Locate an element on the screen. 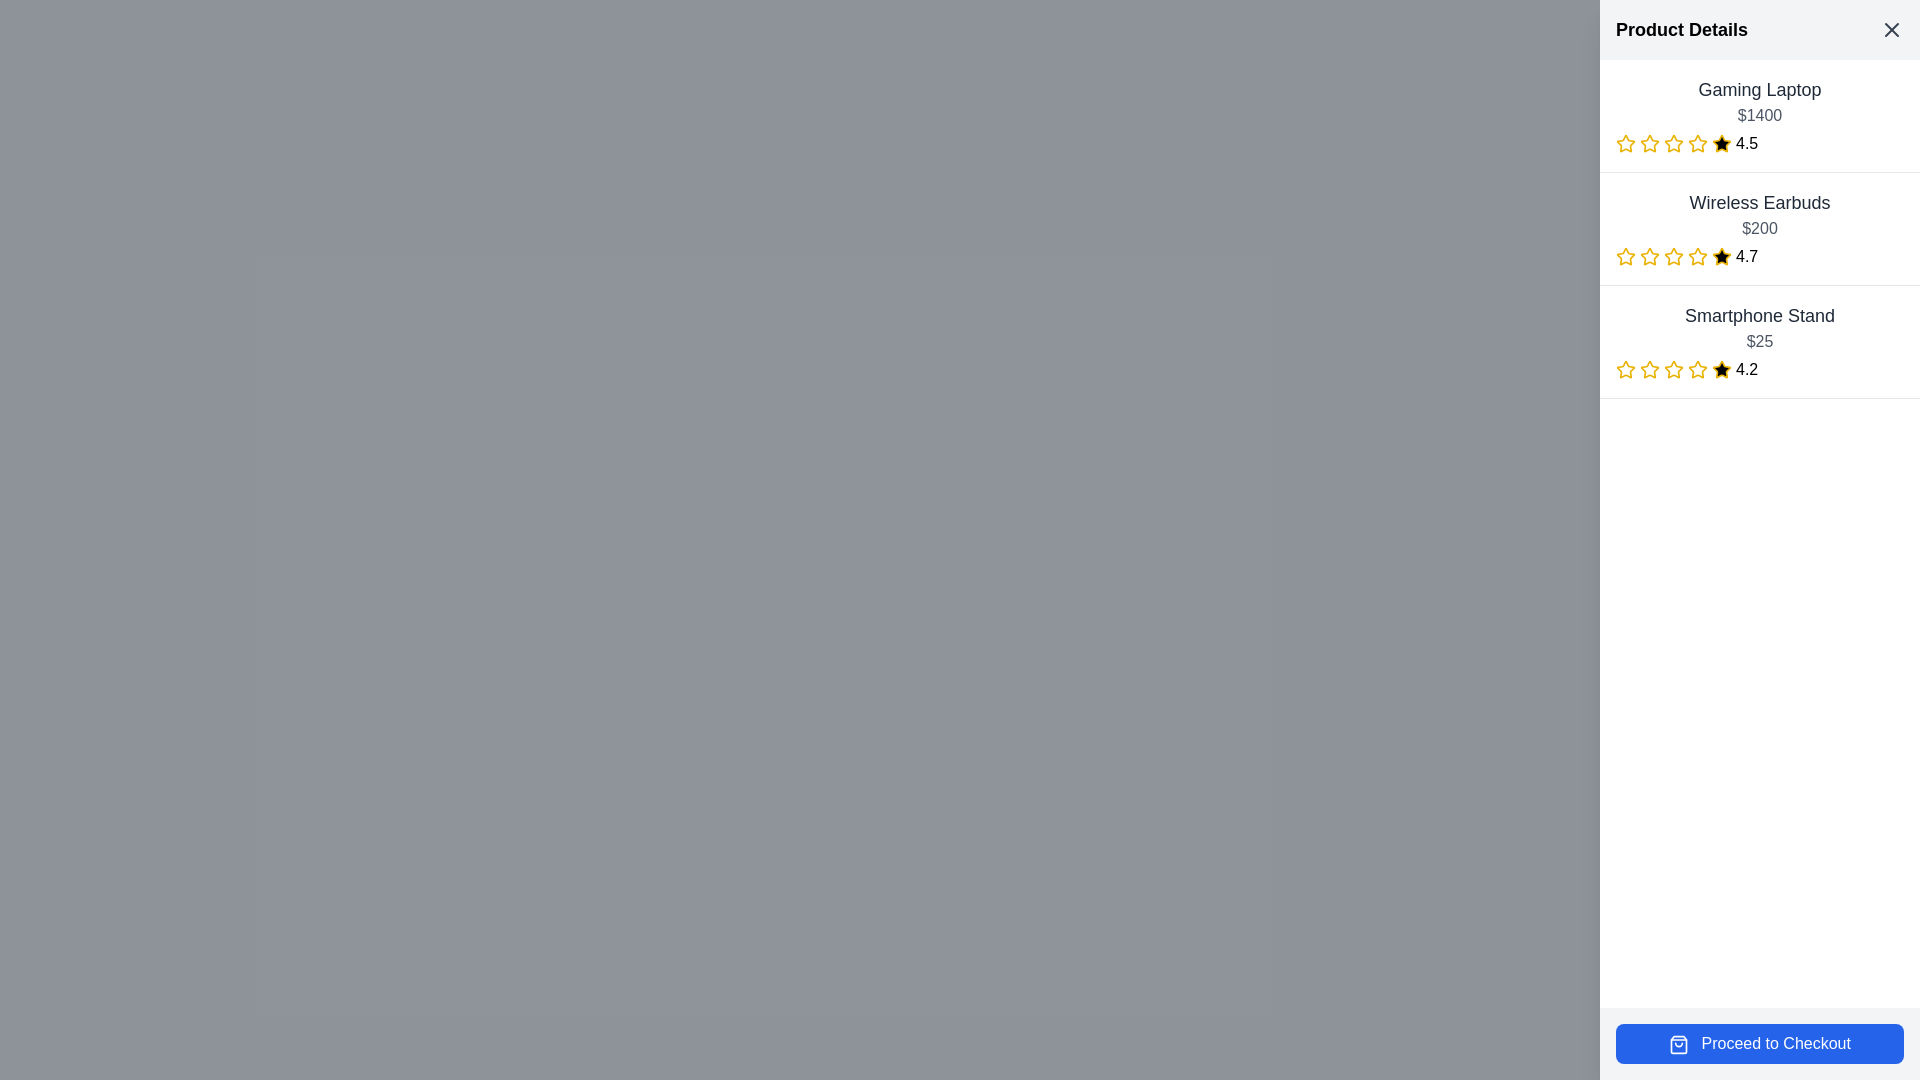  the fifth star icon representing the rating for the 'Wireless Earbuds' product, located in the right panel of the interface is located at coordinates (1697, 256).